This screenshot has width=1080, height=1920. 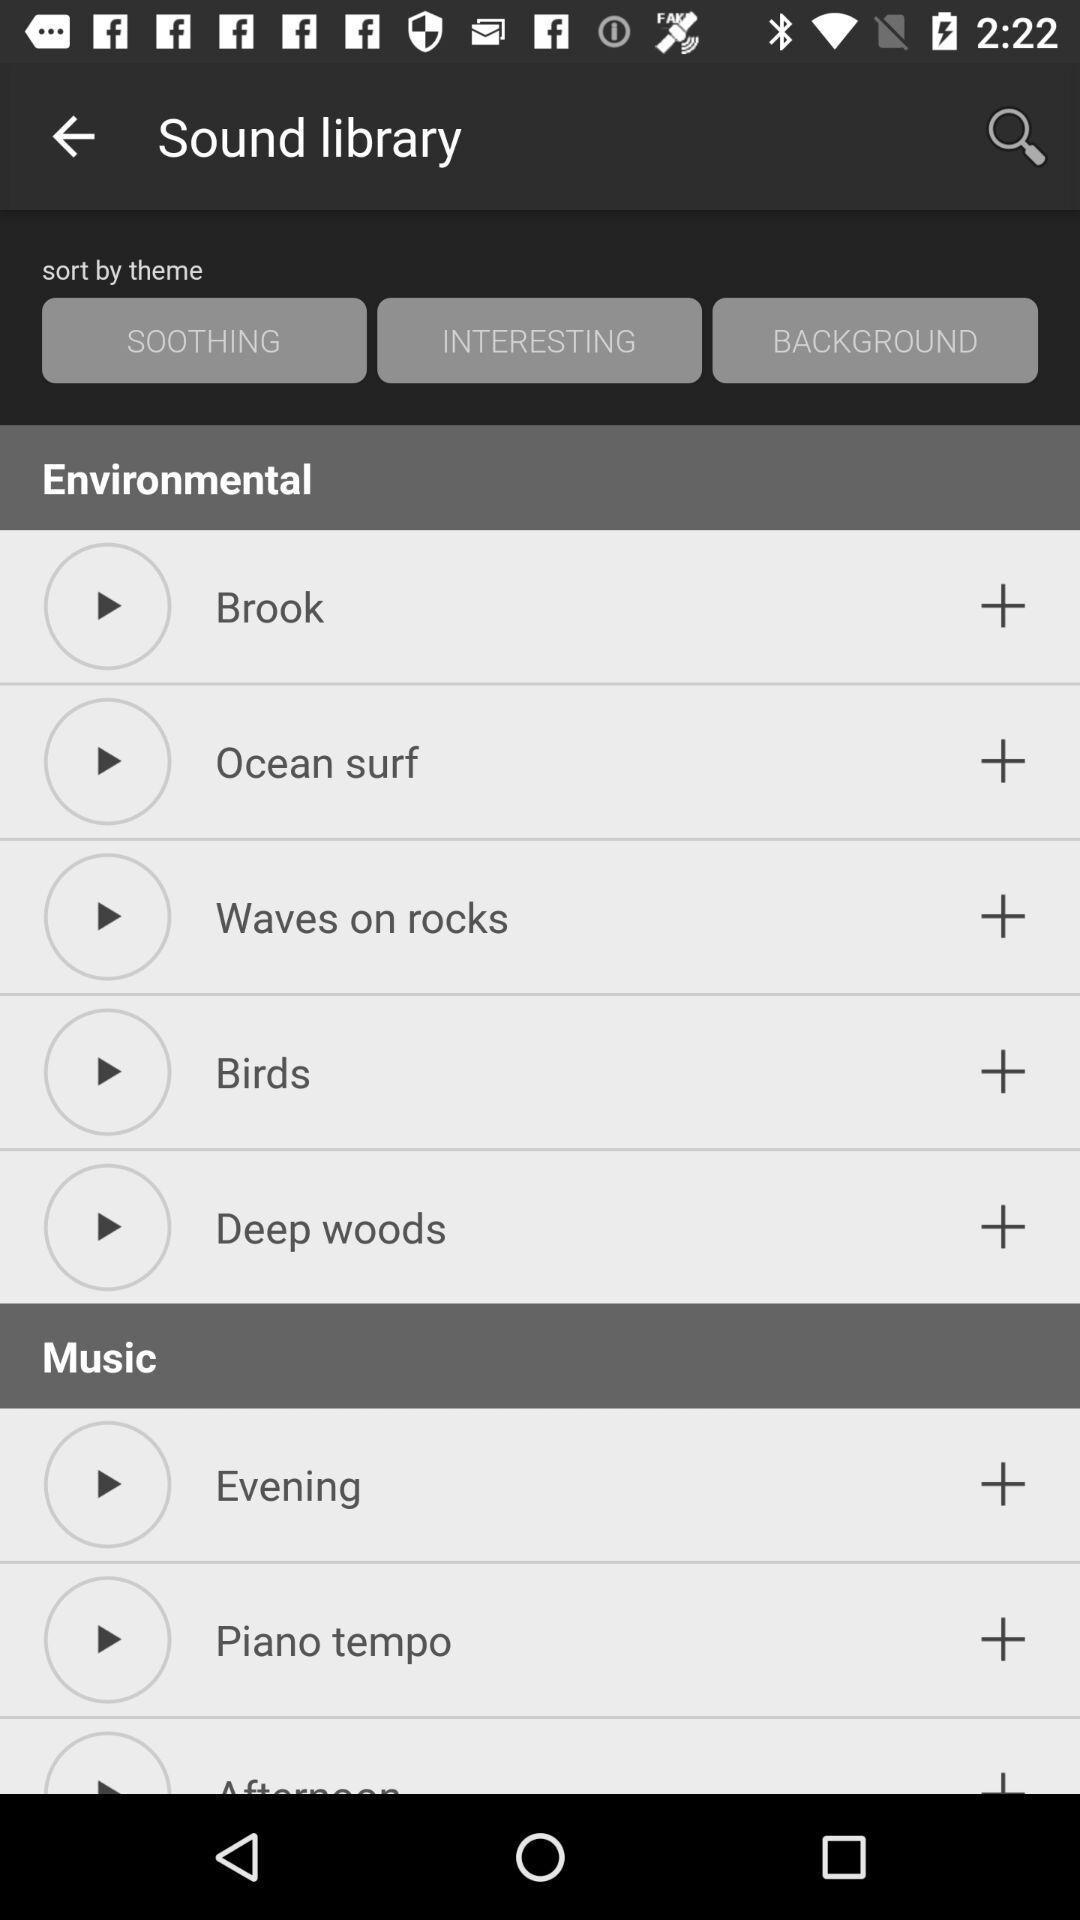 I want to click on to playlist, so click(x=1003, y=1761).